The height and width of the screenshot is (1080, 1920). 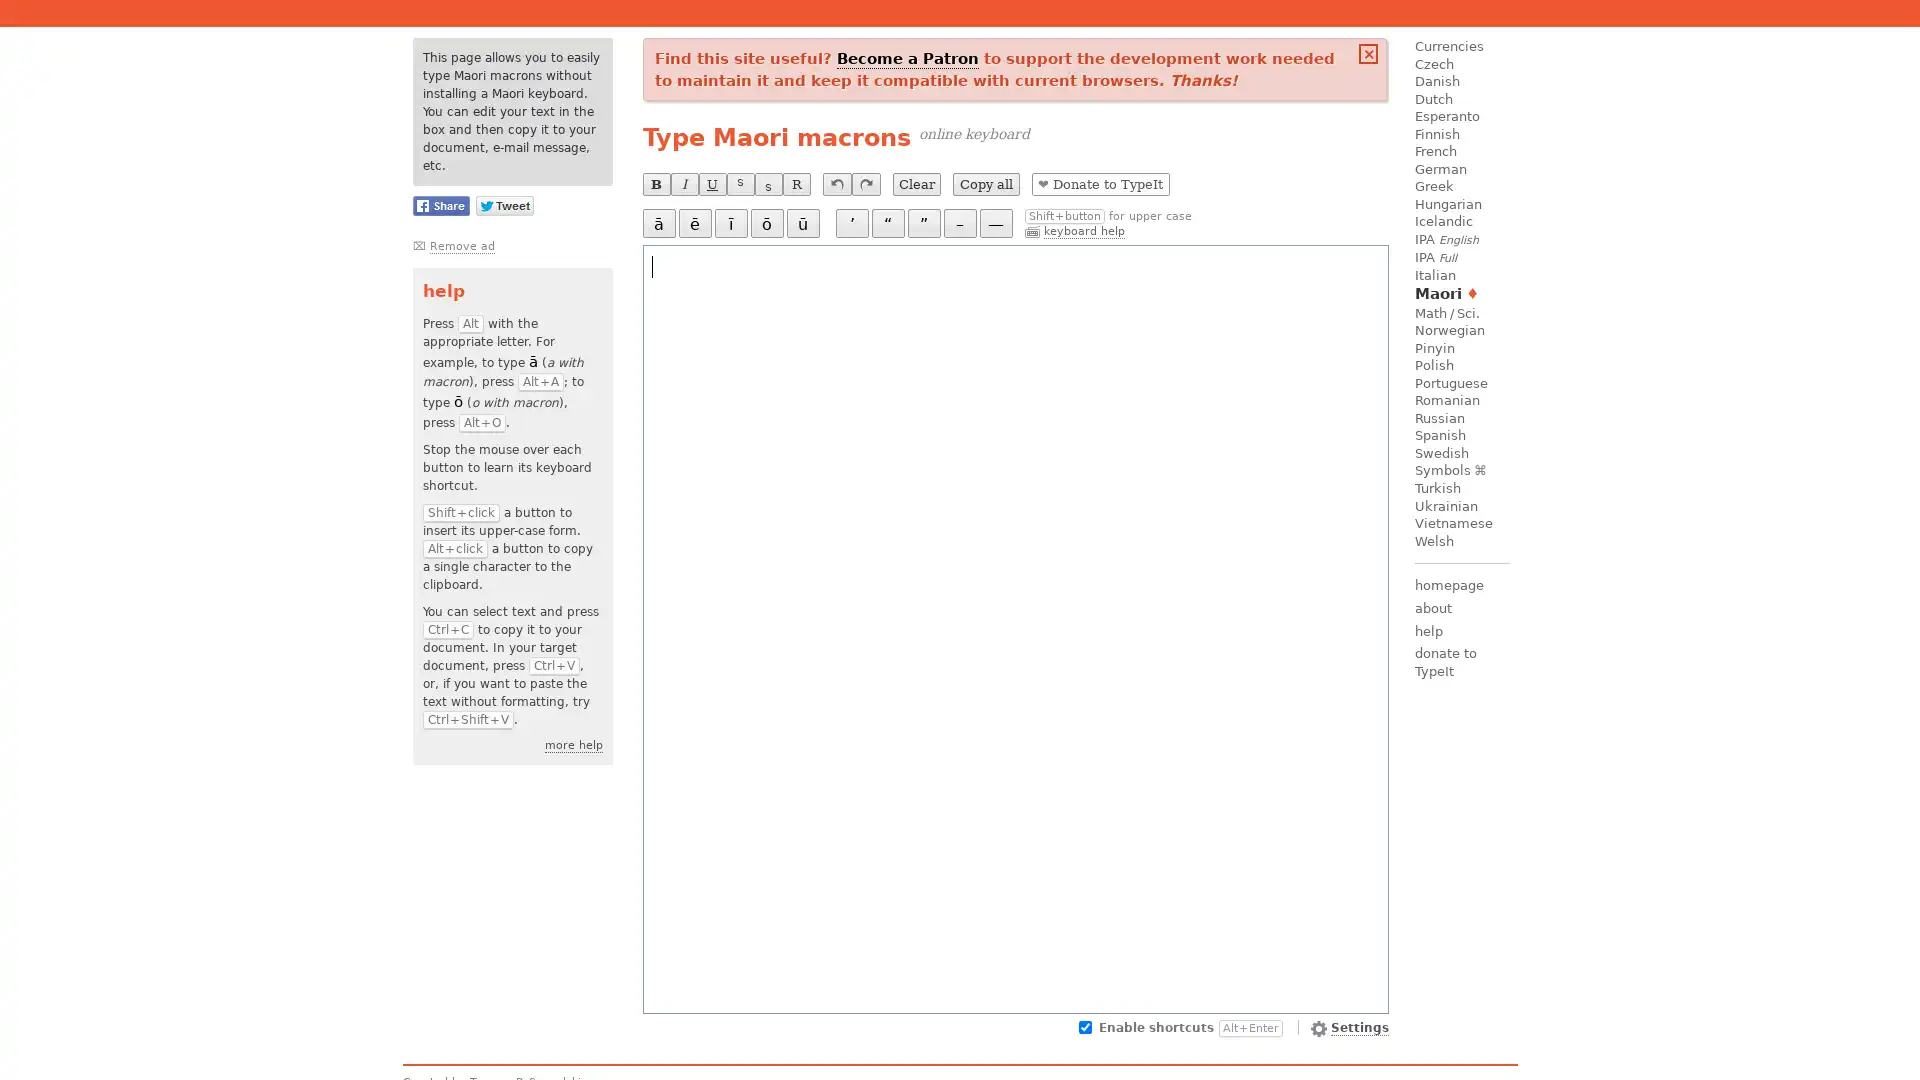 I want to click on Share this page on Twitter, so click(x=504, y=205).